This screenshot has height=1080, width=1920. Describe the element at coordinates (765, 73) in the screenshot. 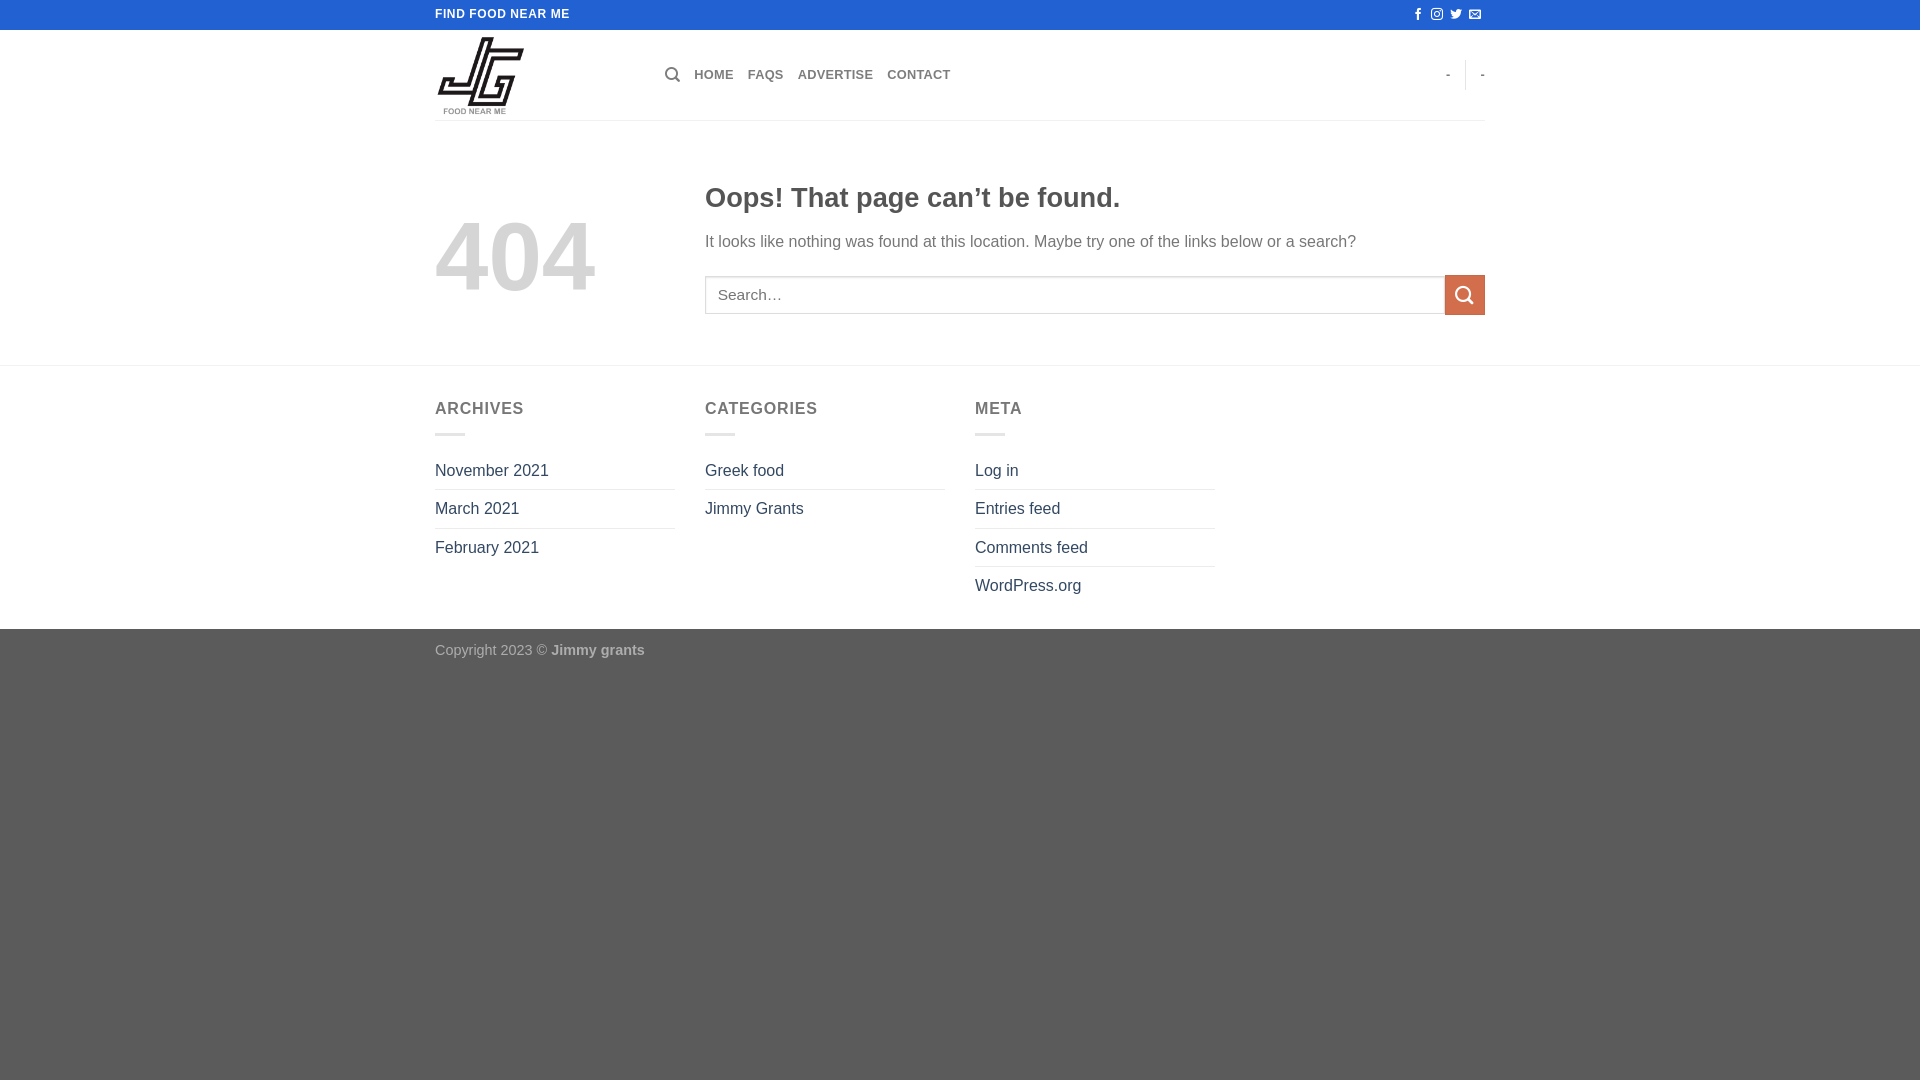

I see `'FAQS'` at that location.